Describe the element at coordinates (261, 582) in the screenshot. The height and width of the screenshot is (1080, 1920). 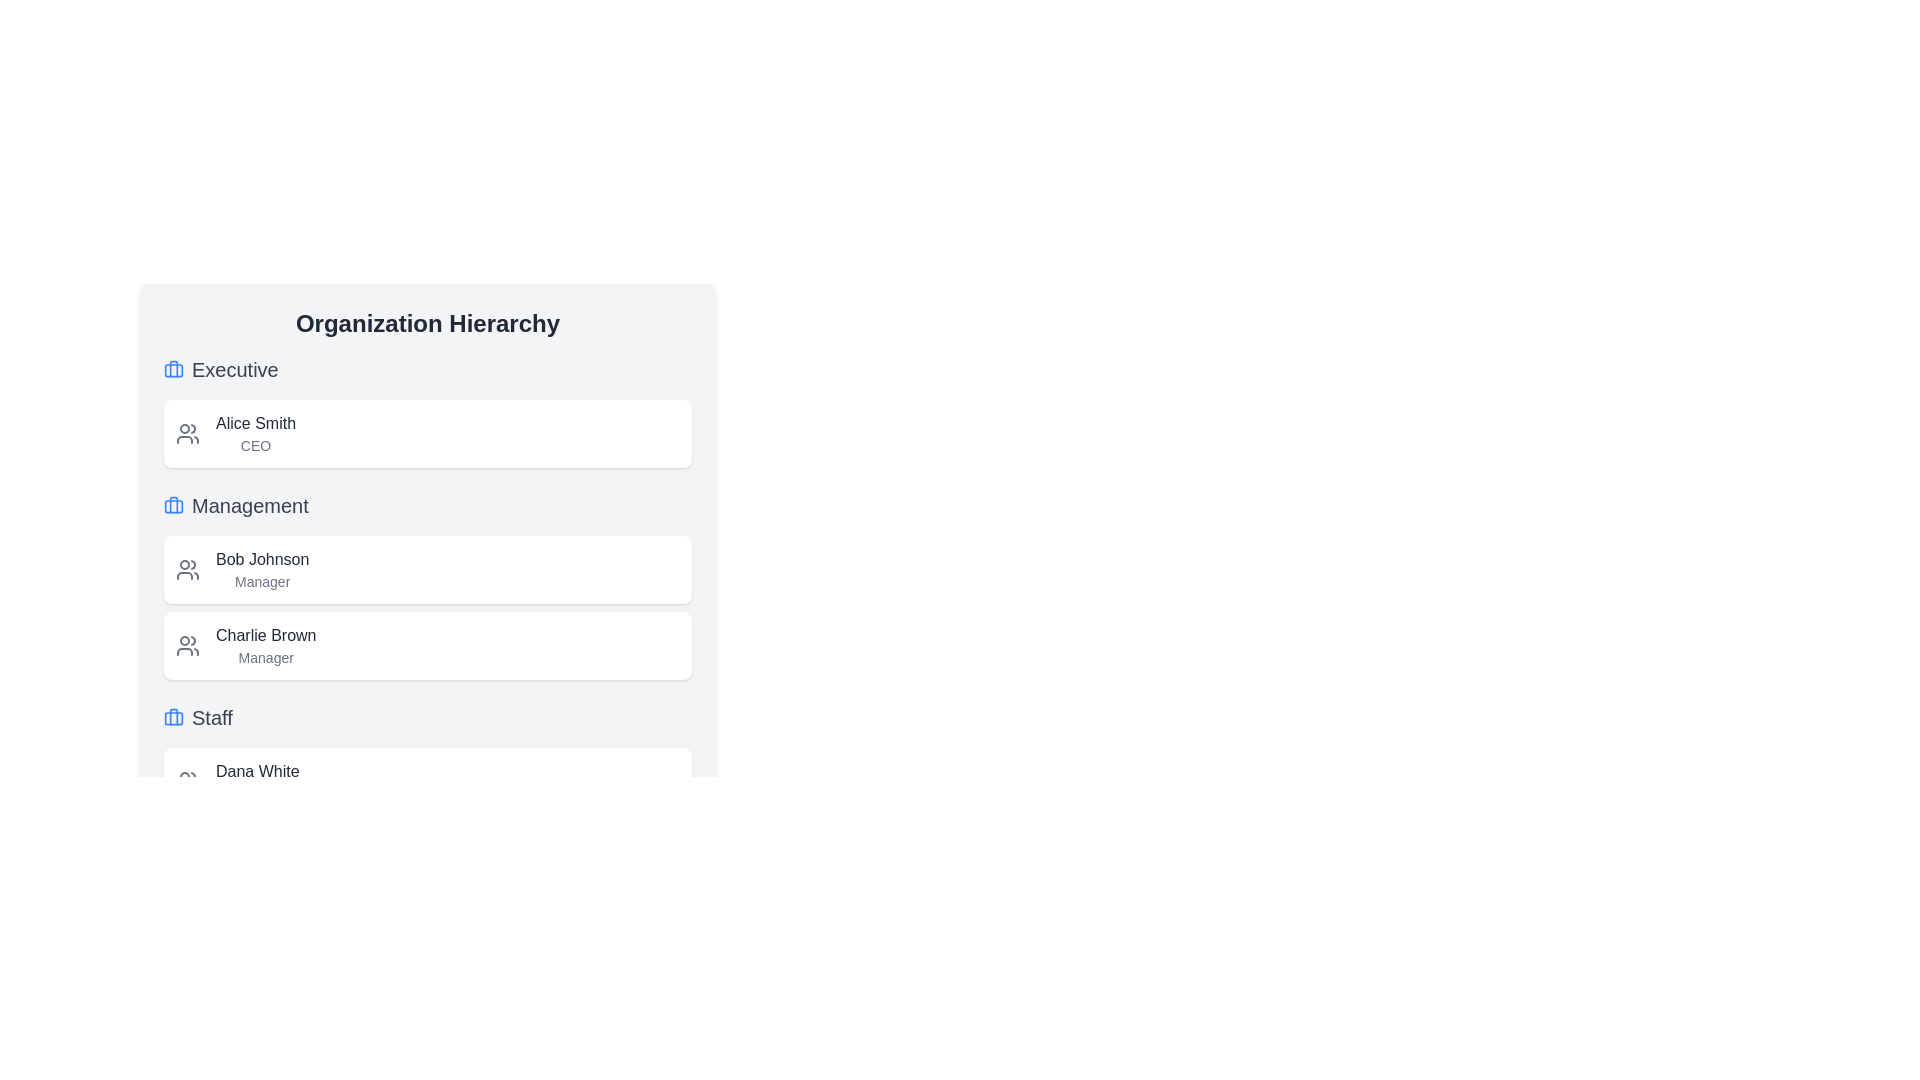
I see `the non-interactive text label indicating the job title associated with 'Bob Johnson', located below the text 'Bob Johnson' in the 'Management' section` at that location.